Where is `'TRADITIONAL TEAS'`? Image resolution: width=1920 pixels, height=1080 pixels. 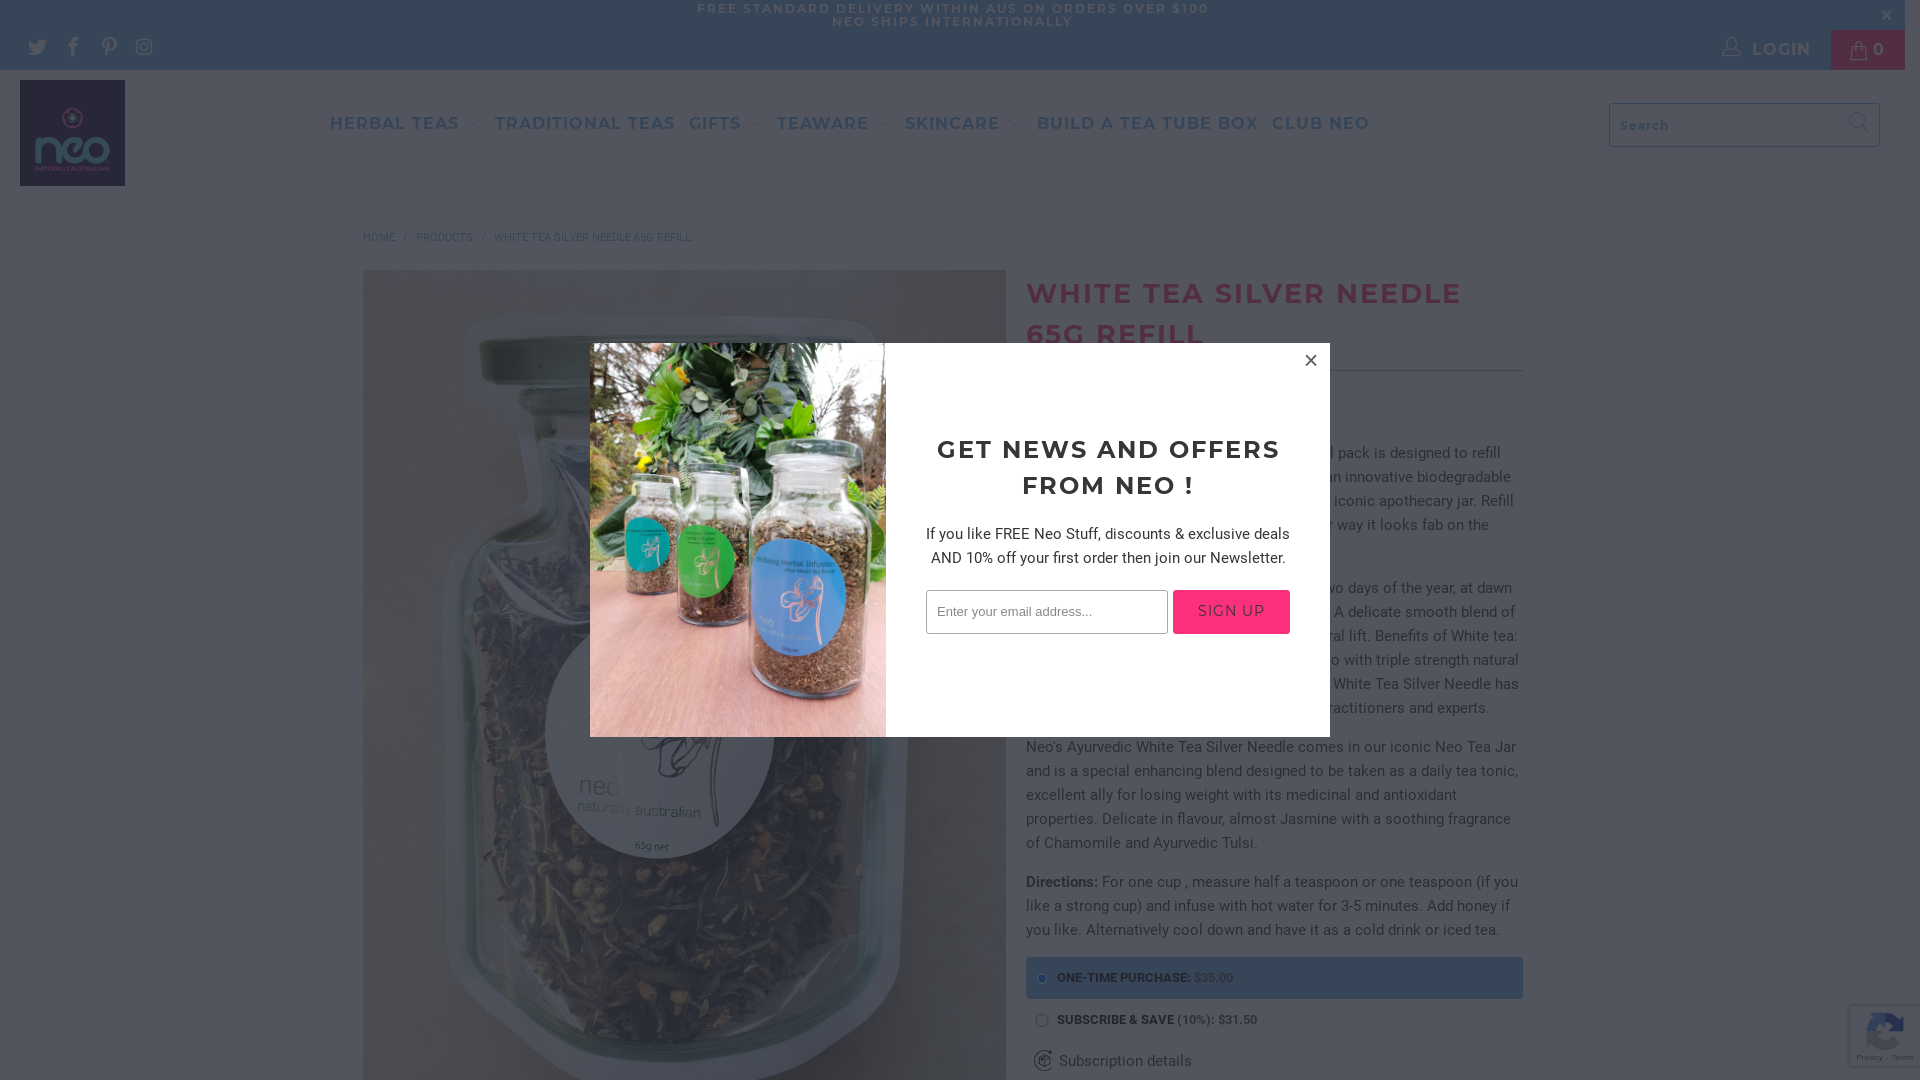
'TRADITIONAL TEAS' is located at coordinates (494, 124).